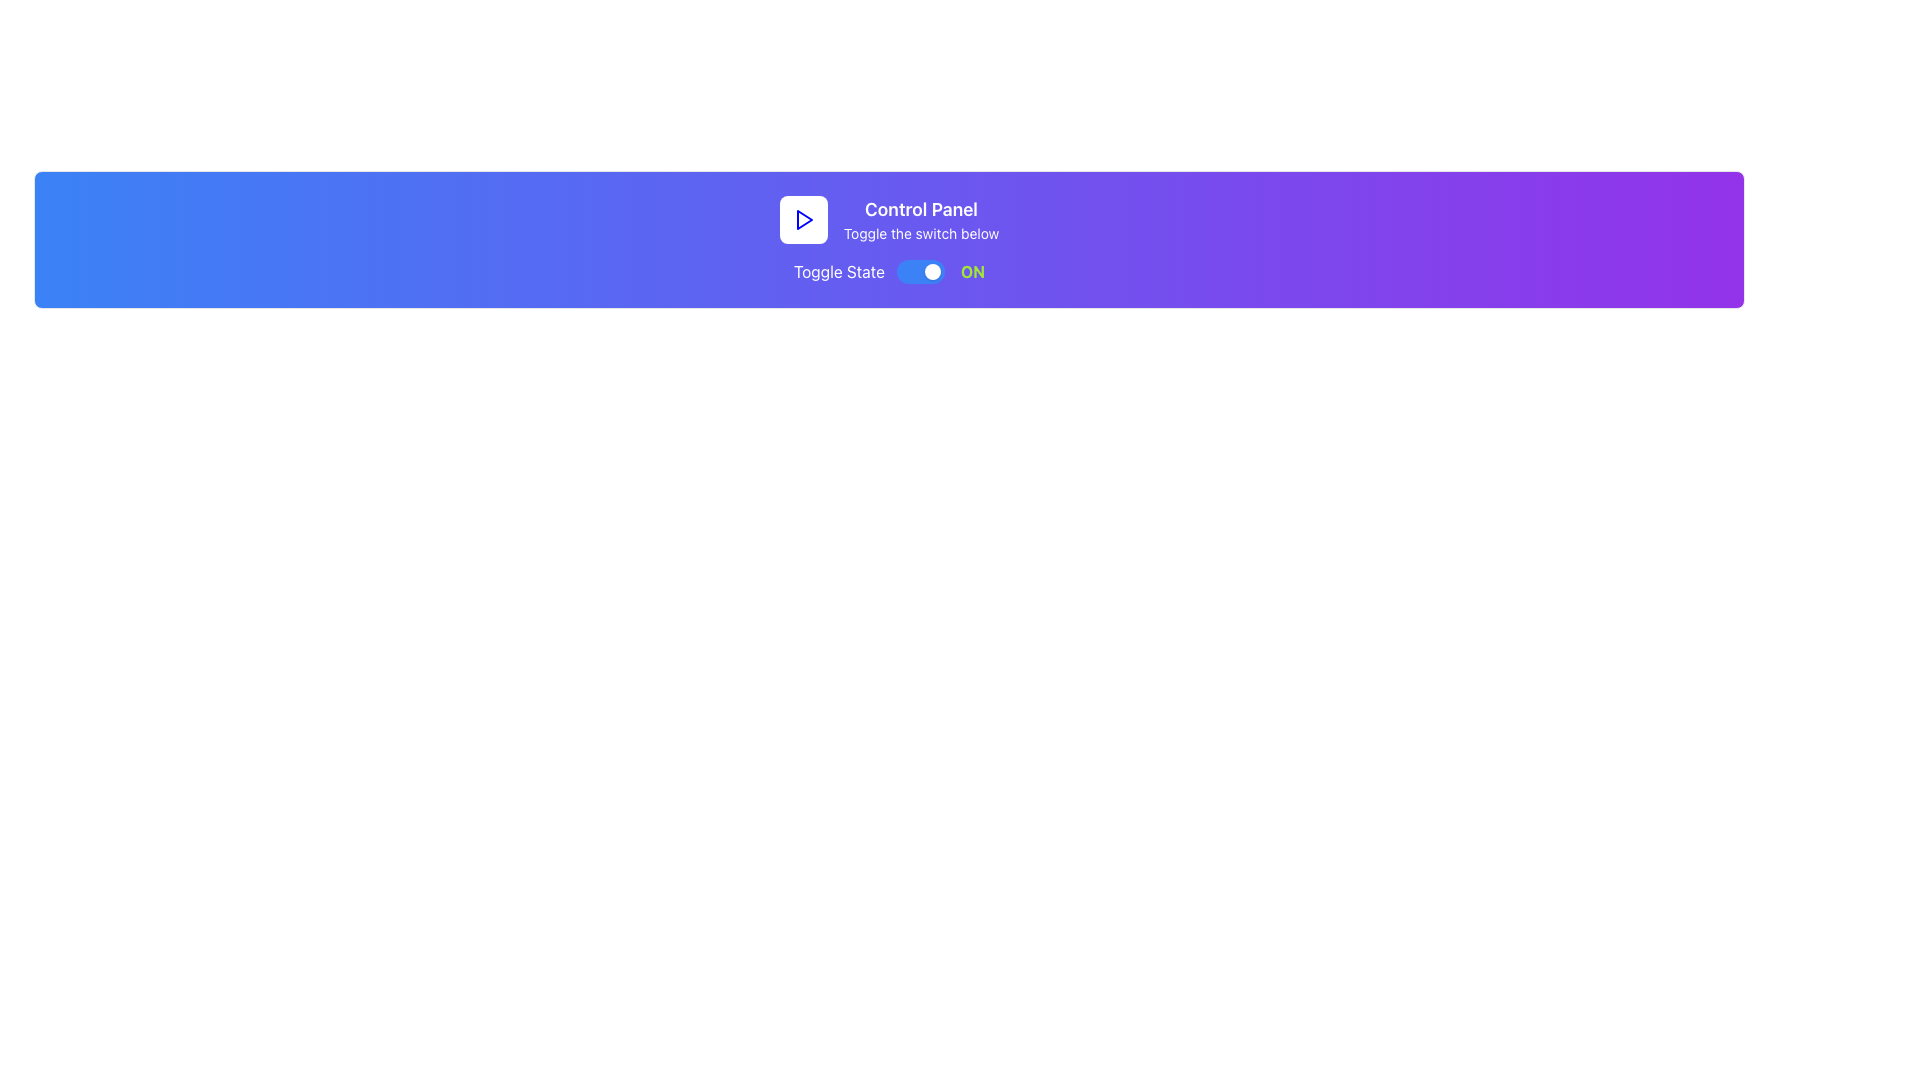 The height and width of the screenshot is (1080, 1920). I want to click on the Play Button icon located at the top section of the interface, left of the title 'Control Panel' and above the text 'Toggle the switch below', so click(804, 219).